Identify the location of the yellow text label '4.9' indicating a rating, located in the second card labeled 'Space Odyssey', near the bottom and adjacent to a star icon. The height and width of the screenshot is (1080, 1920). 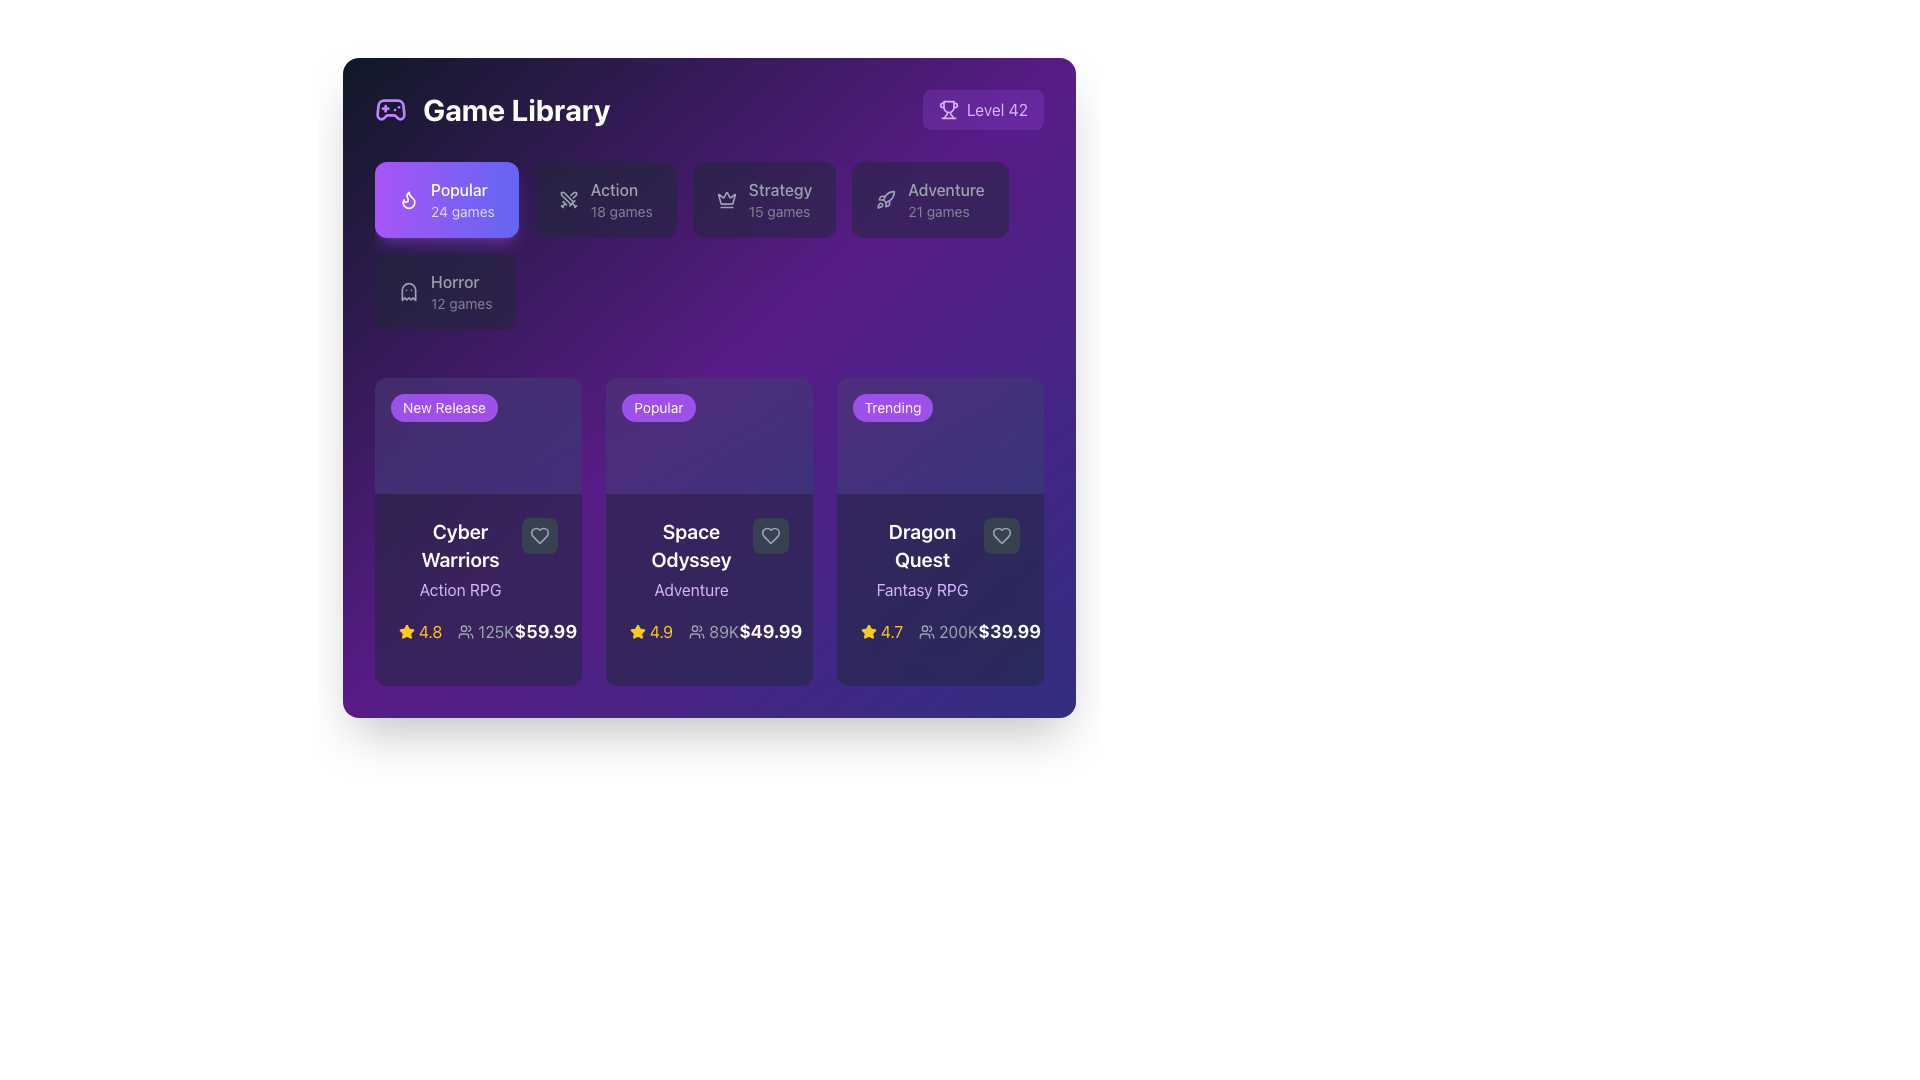
(661, 632).